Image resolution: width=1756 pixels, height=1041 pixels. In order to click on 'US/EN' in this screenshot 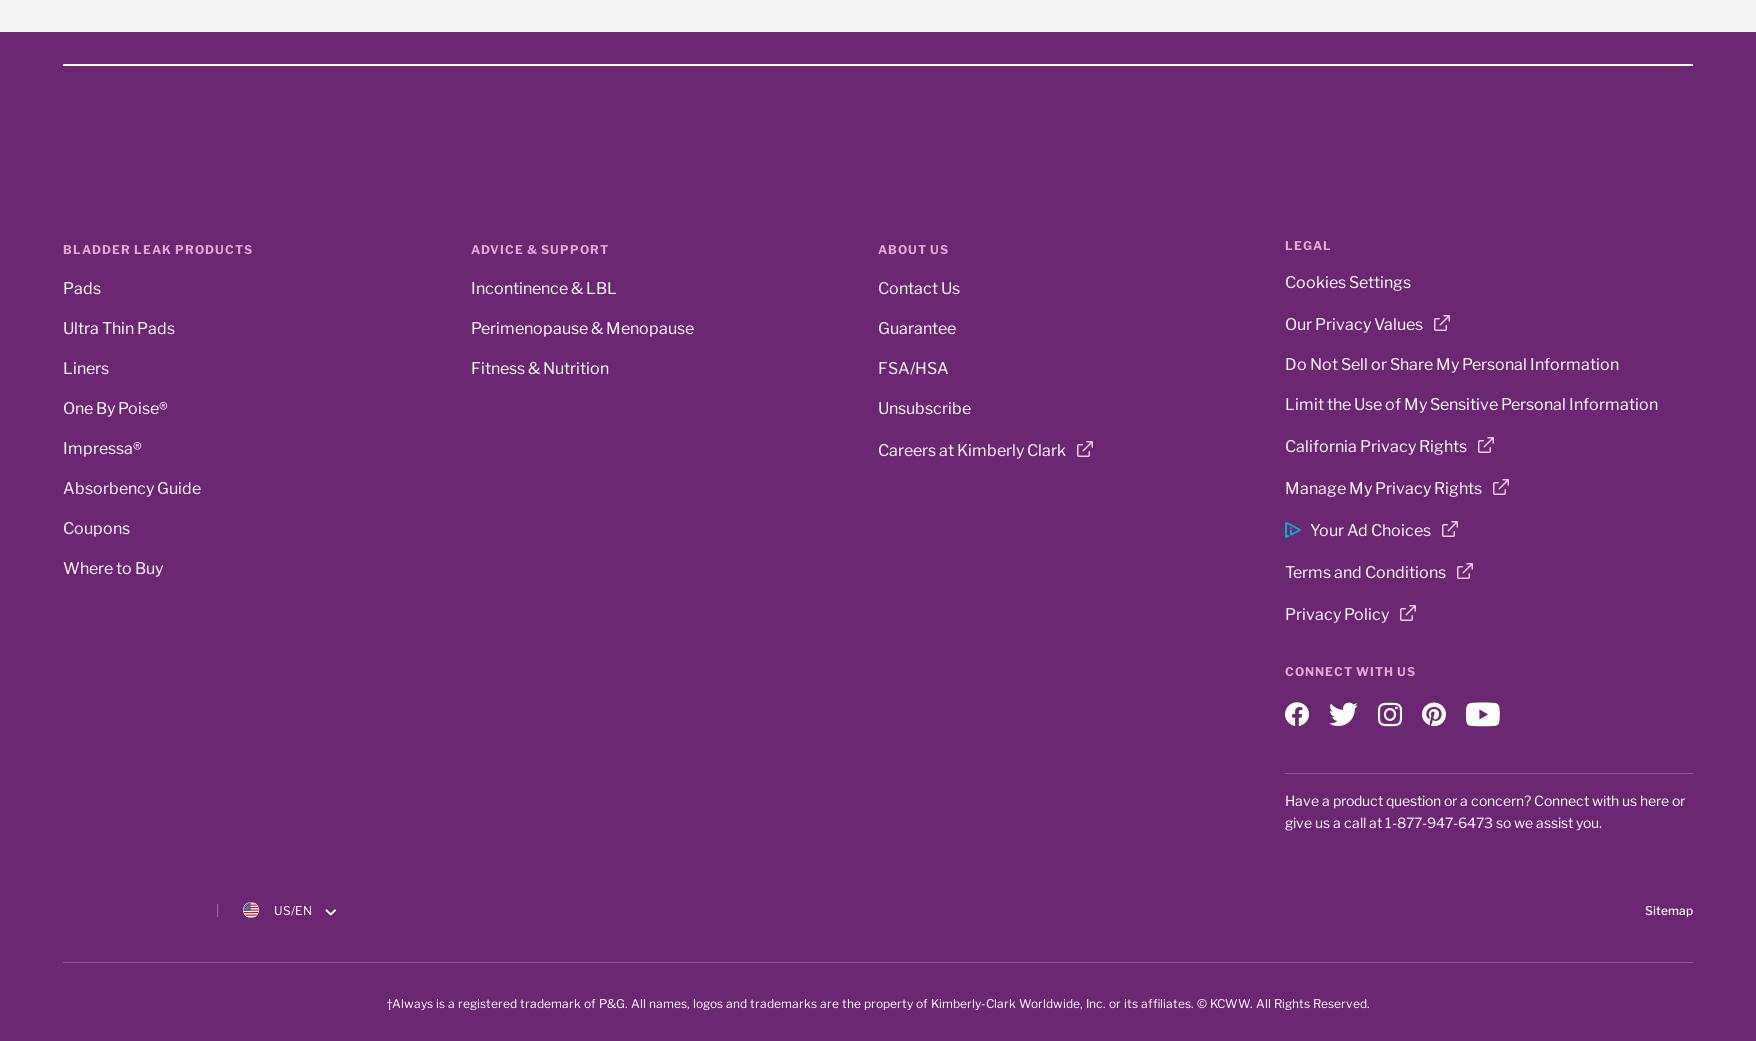, I will do `click(293, 909)`.